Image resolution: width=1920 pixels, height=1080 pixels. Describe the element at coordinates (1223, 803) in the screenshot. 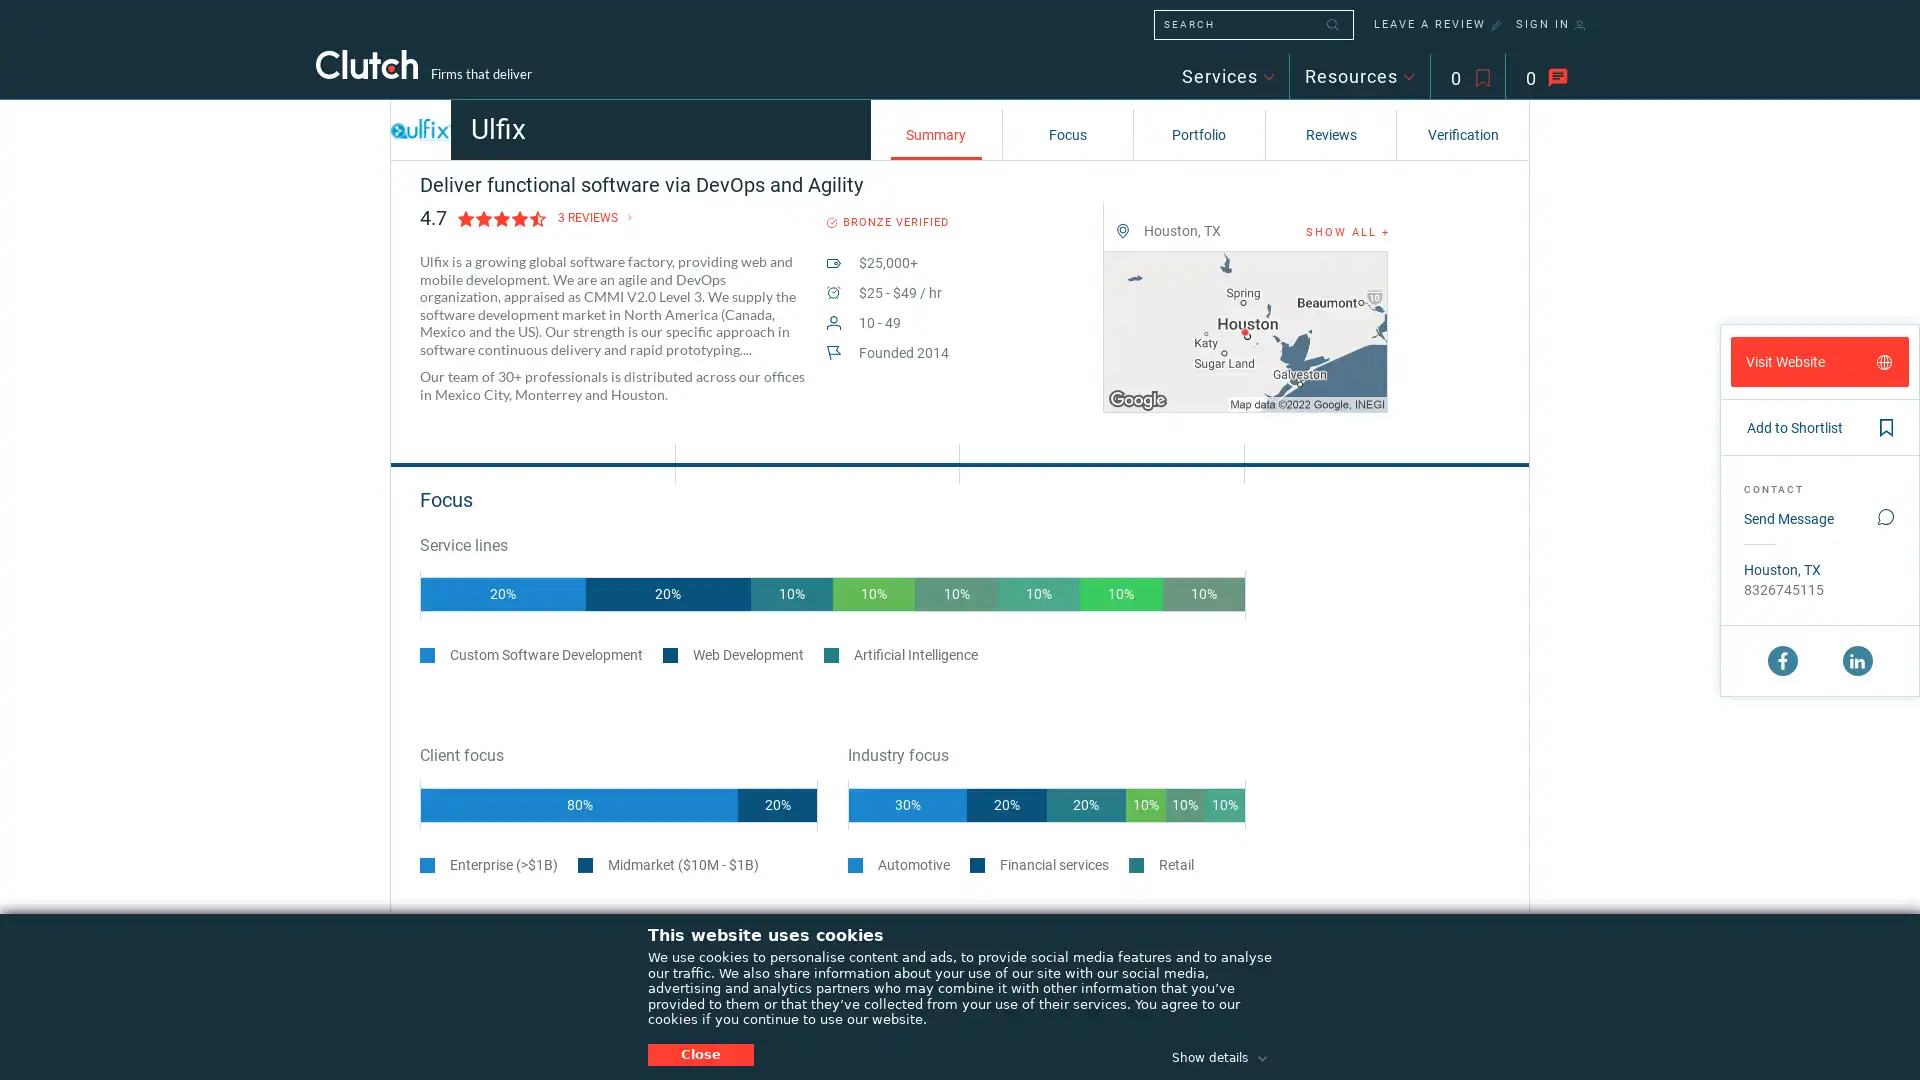

I see `10%` at that location.